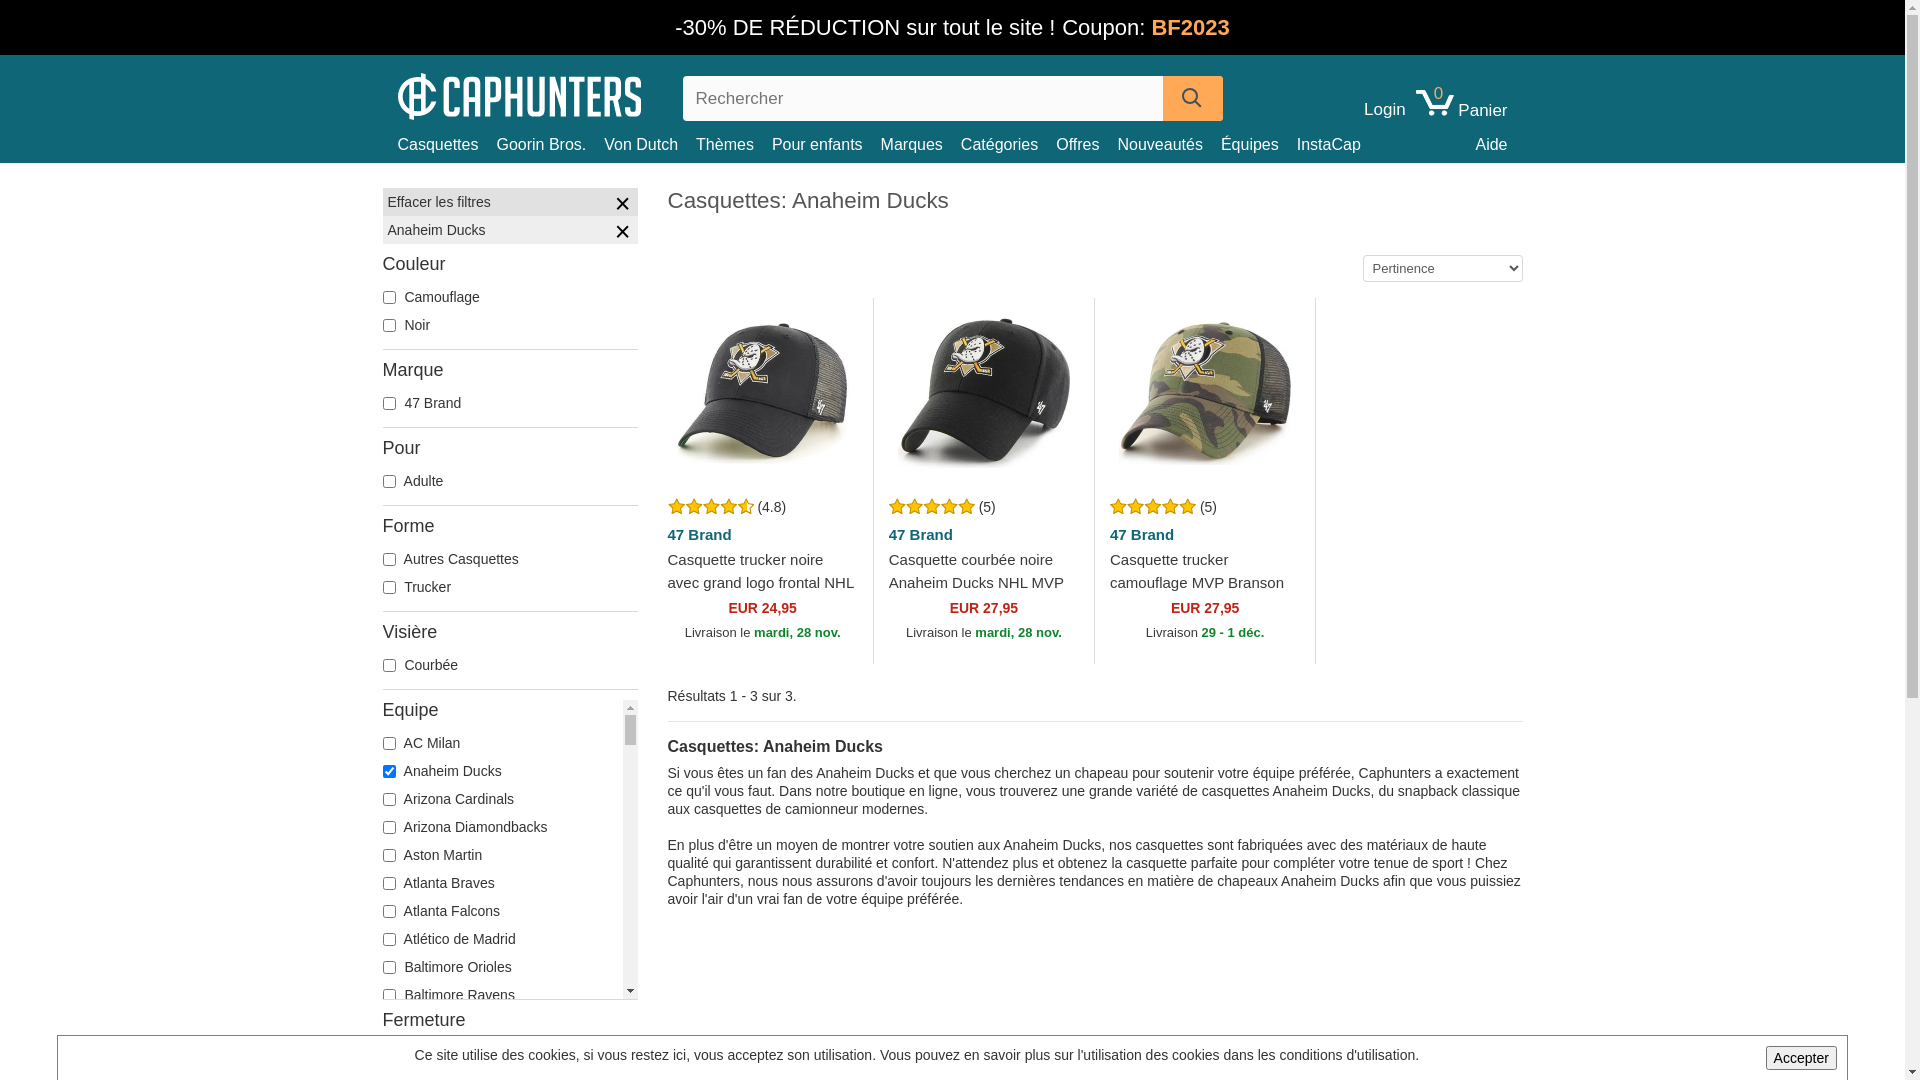  What do you see at coordinates (550, 143) in the screenshot?
I see `'Goorin Bros.'` at bounding box center [550, 143].